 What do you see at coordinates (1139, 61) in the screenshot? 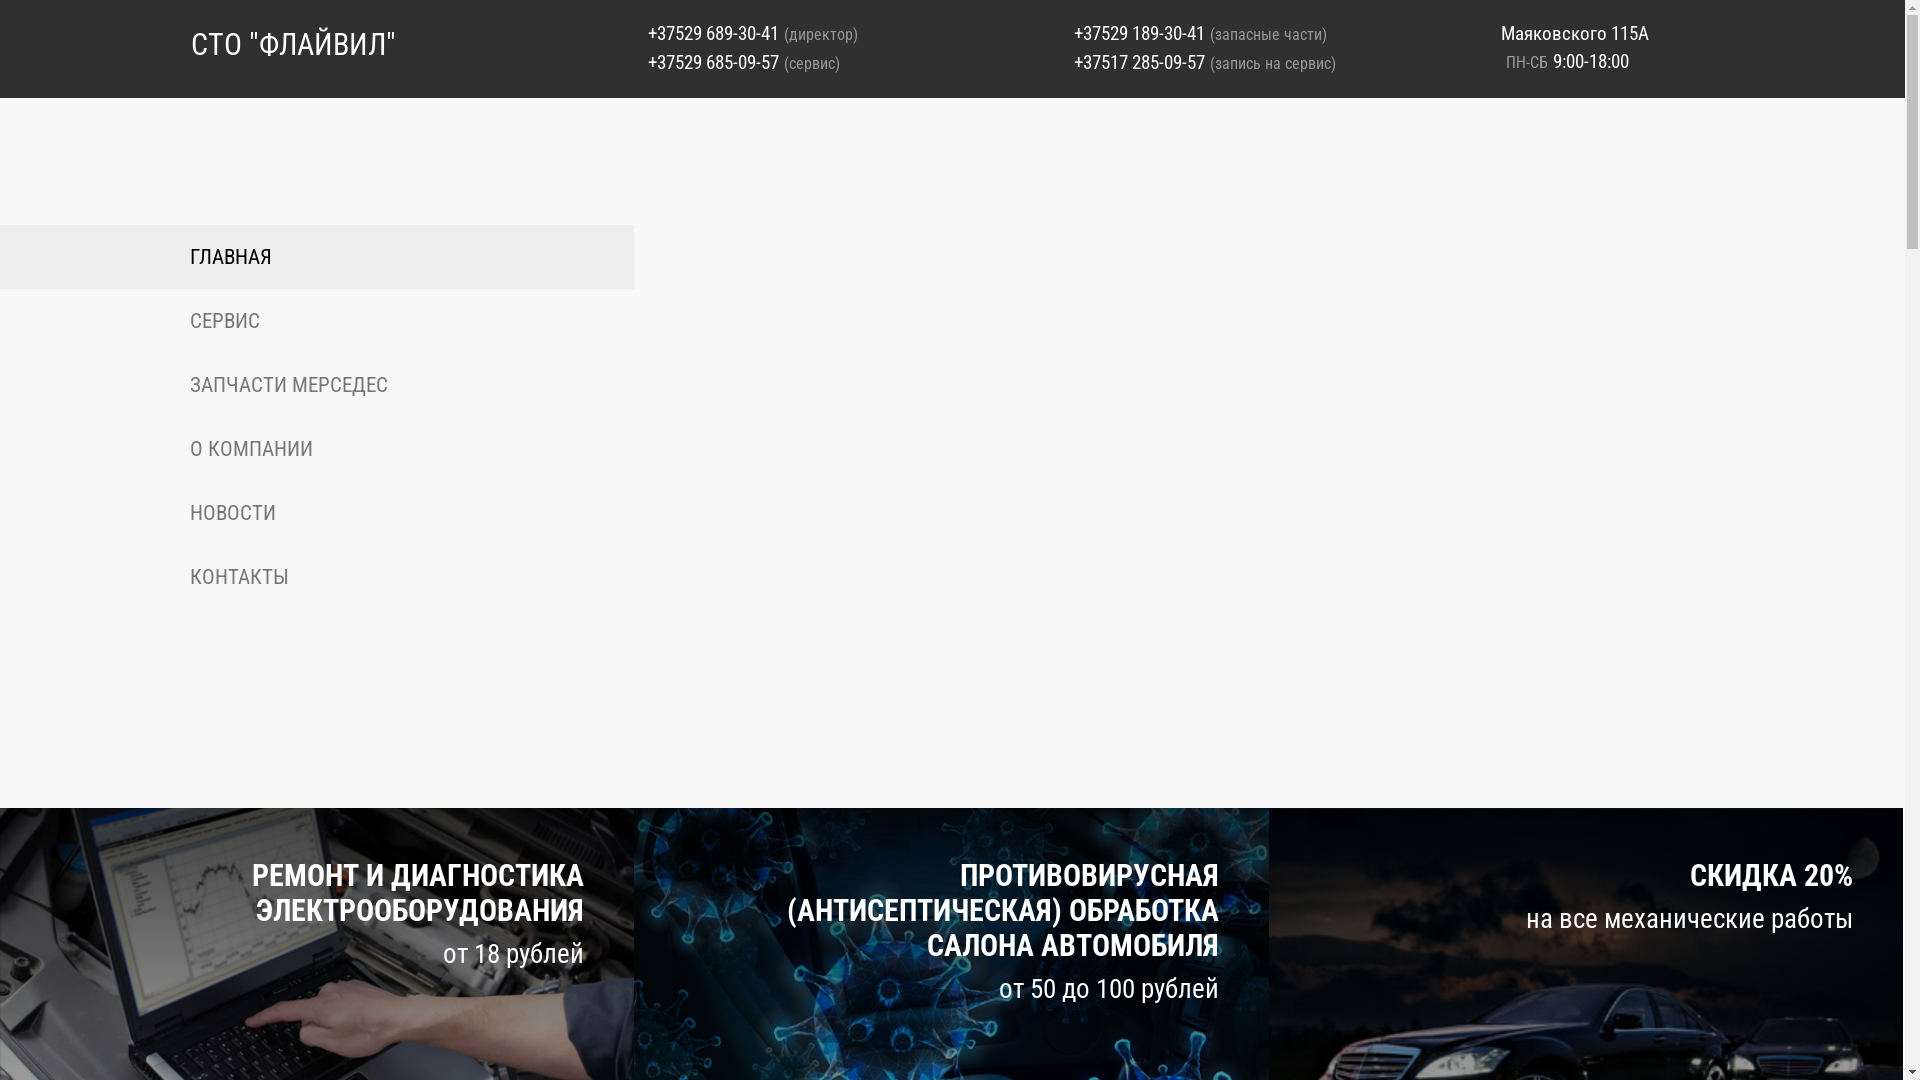
I see `'+37517 285-09-57'` at bounding box center [1139, 61].